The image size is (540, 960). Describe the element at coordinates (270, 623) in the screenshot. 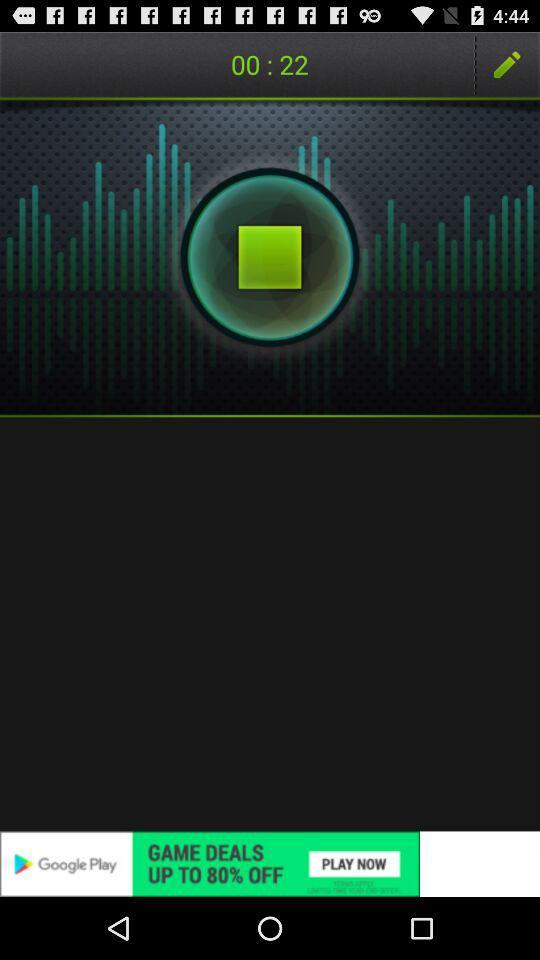

I see `the item at the center` at that location.